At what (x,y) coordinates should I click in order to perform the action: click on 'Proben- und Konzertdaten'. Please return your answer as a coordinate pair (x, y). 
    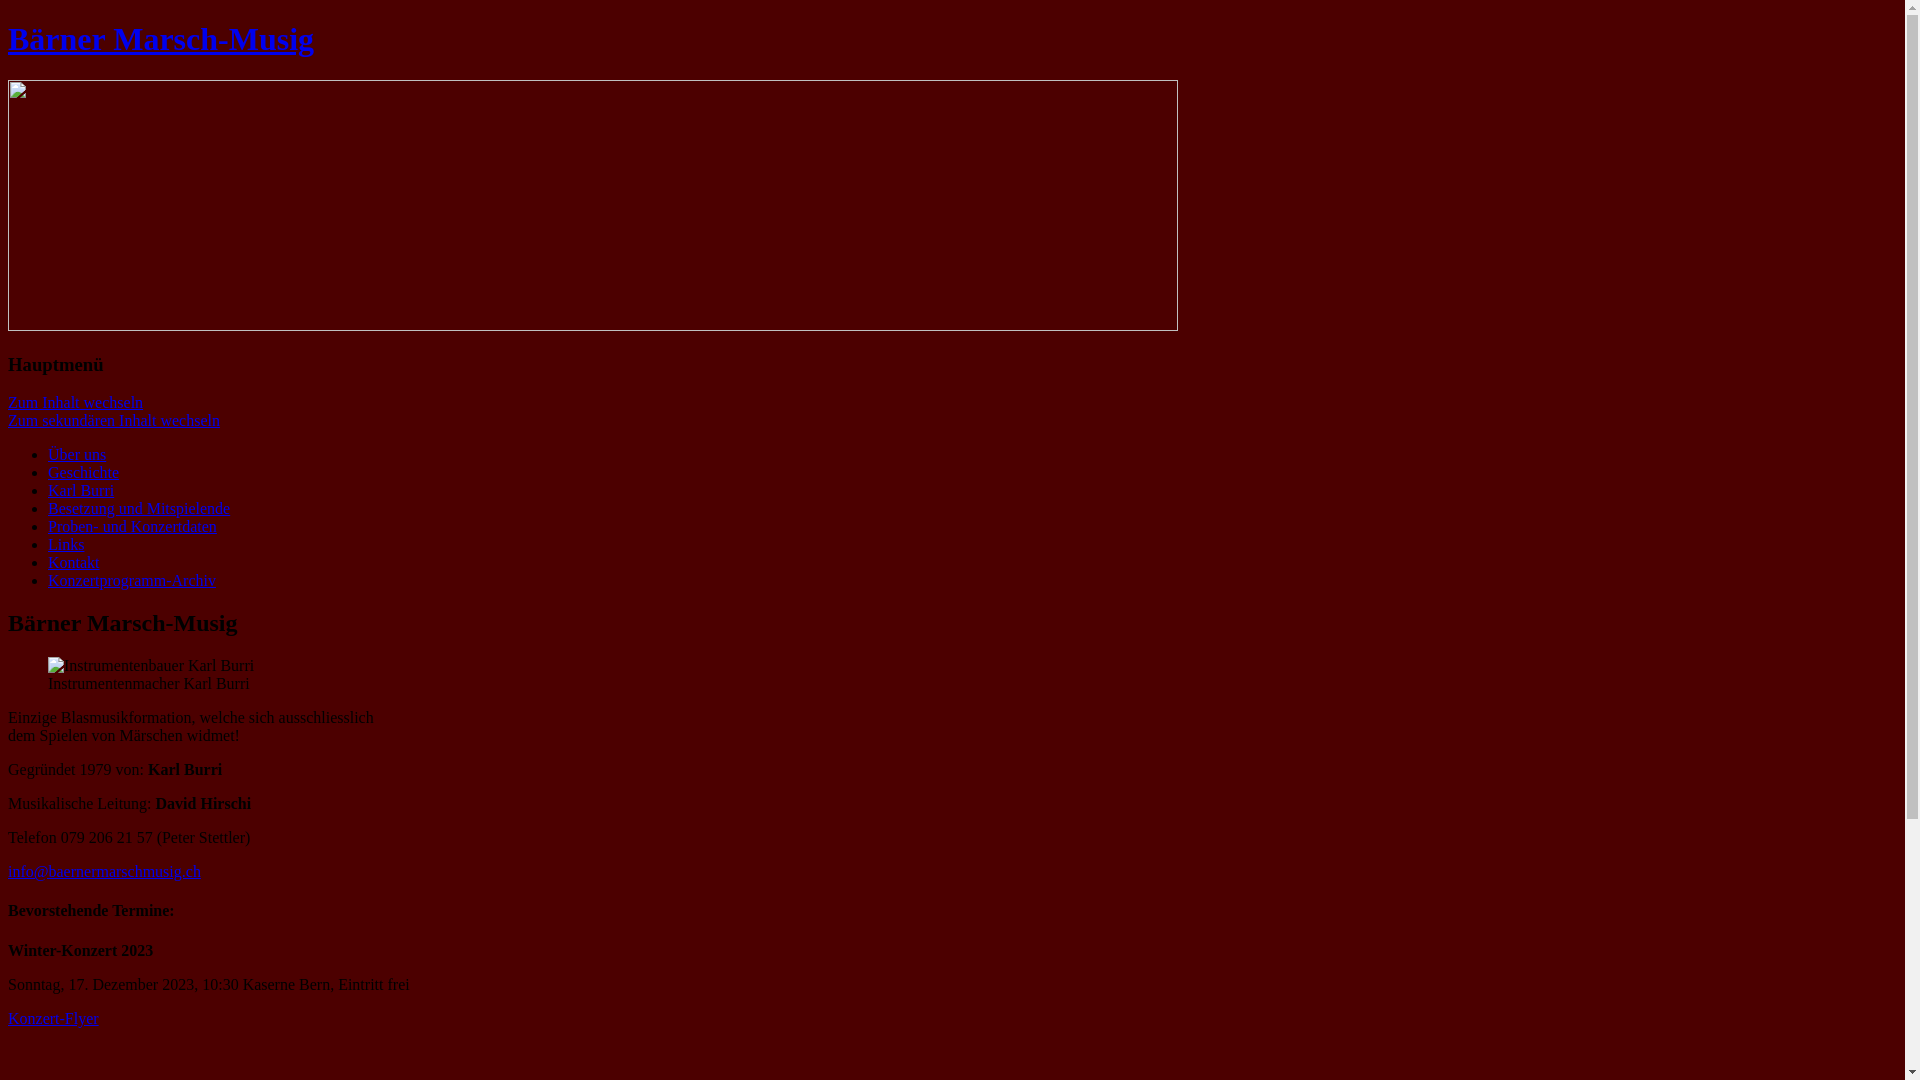
    Looking at the image, I should click on (131, 525).